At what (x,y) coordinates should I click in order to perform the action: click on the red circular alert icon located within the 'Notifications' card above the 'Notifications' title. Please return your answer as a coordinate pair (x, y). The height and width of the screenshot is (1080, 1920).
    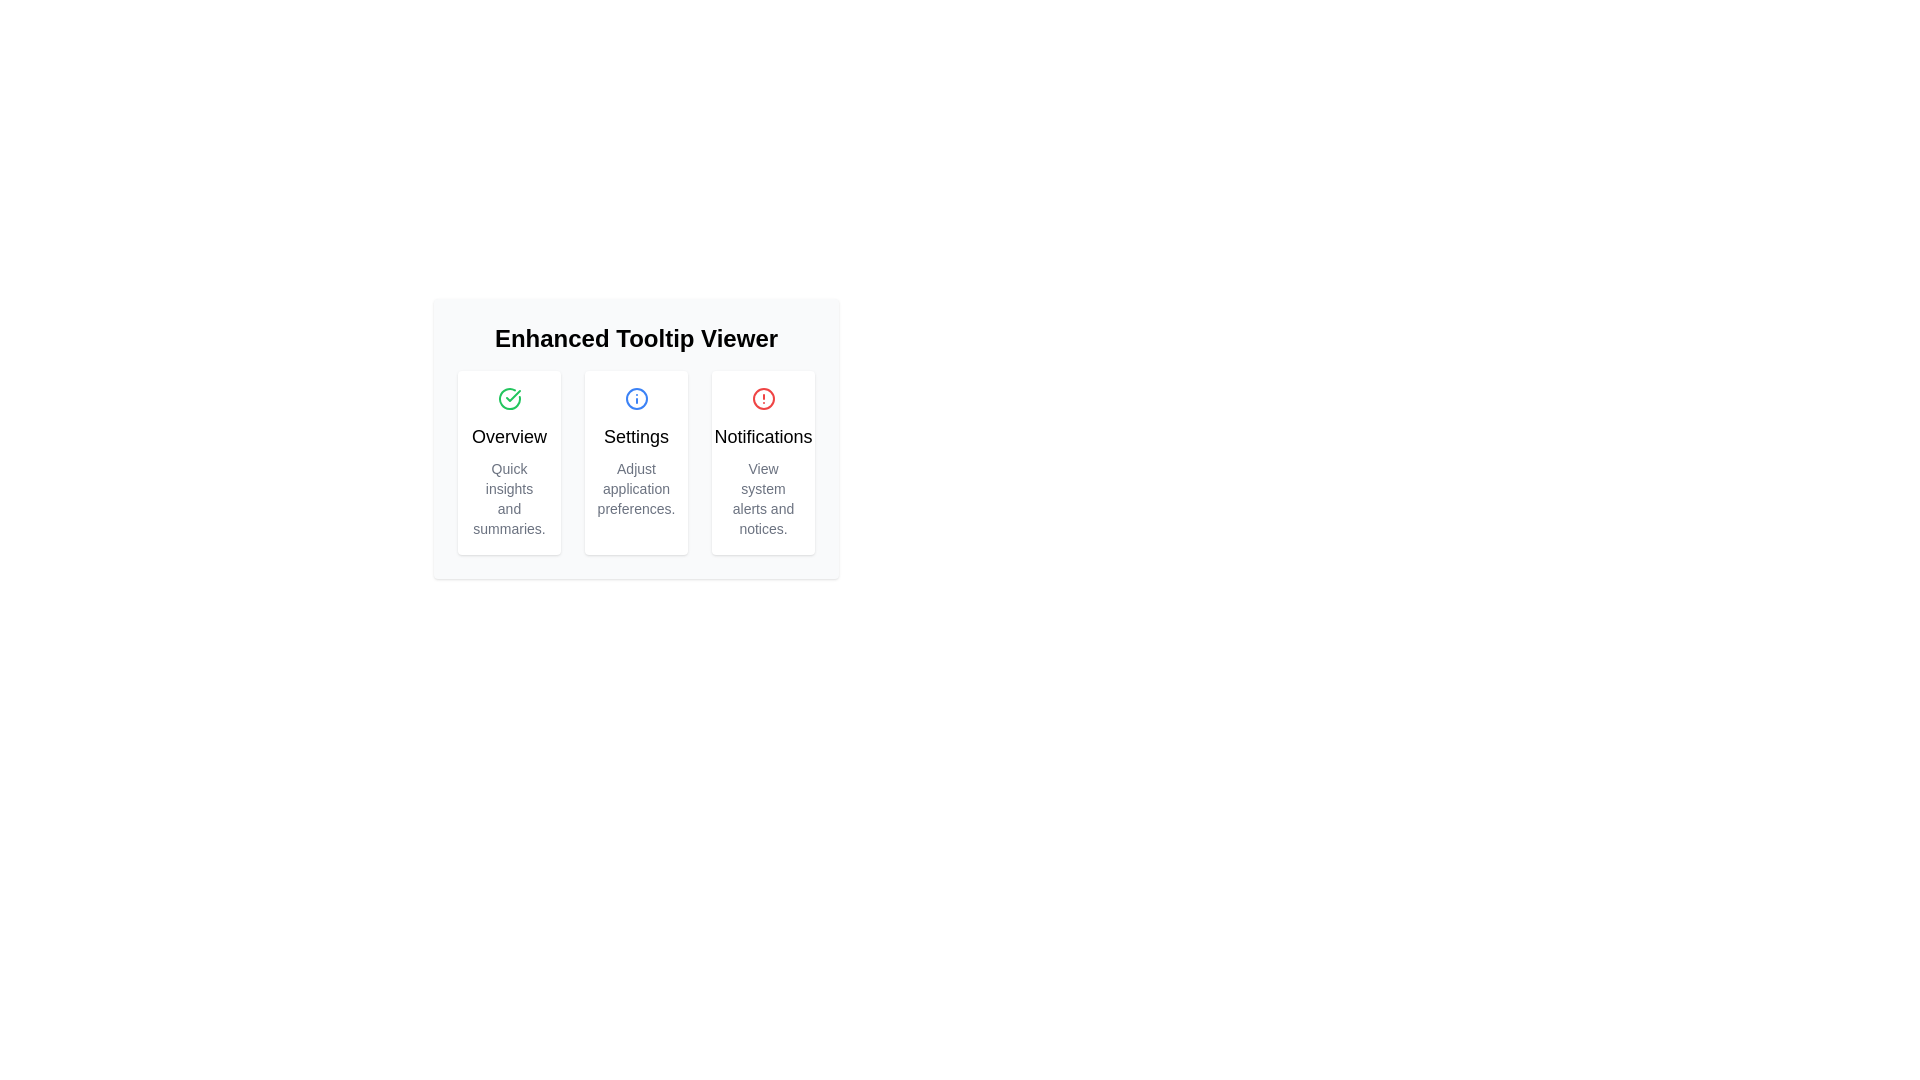
    Looking at the image, I should click on (762, 398).